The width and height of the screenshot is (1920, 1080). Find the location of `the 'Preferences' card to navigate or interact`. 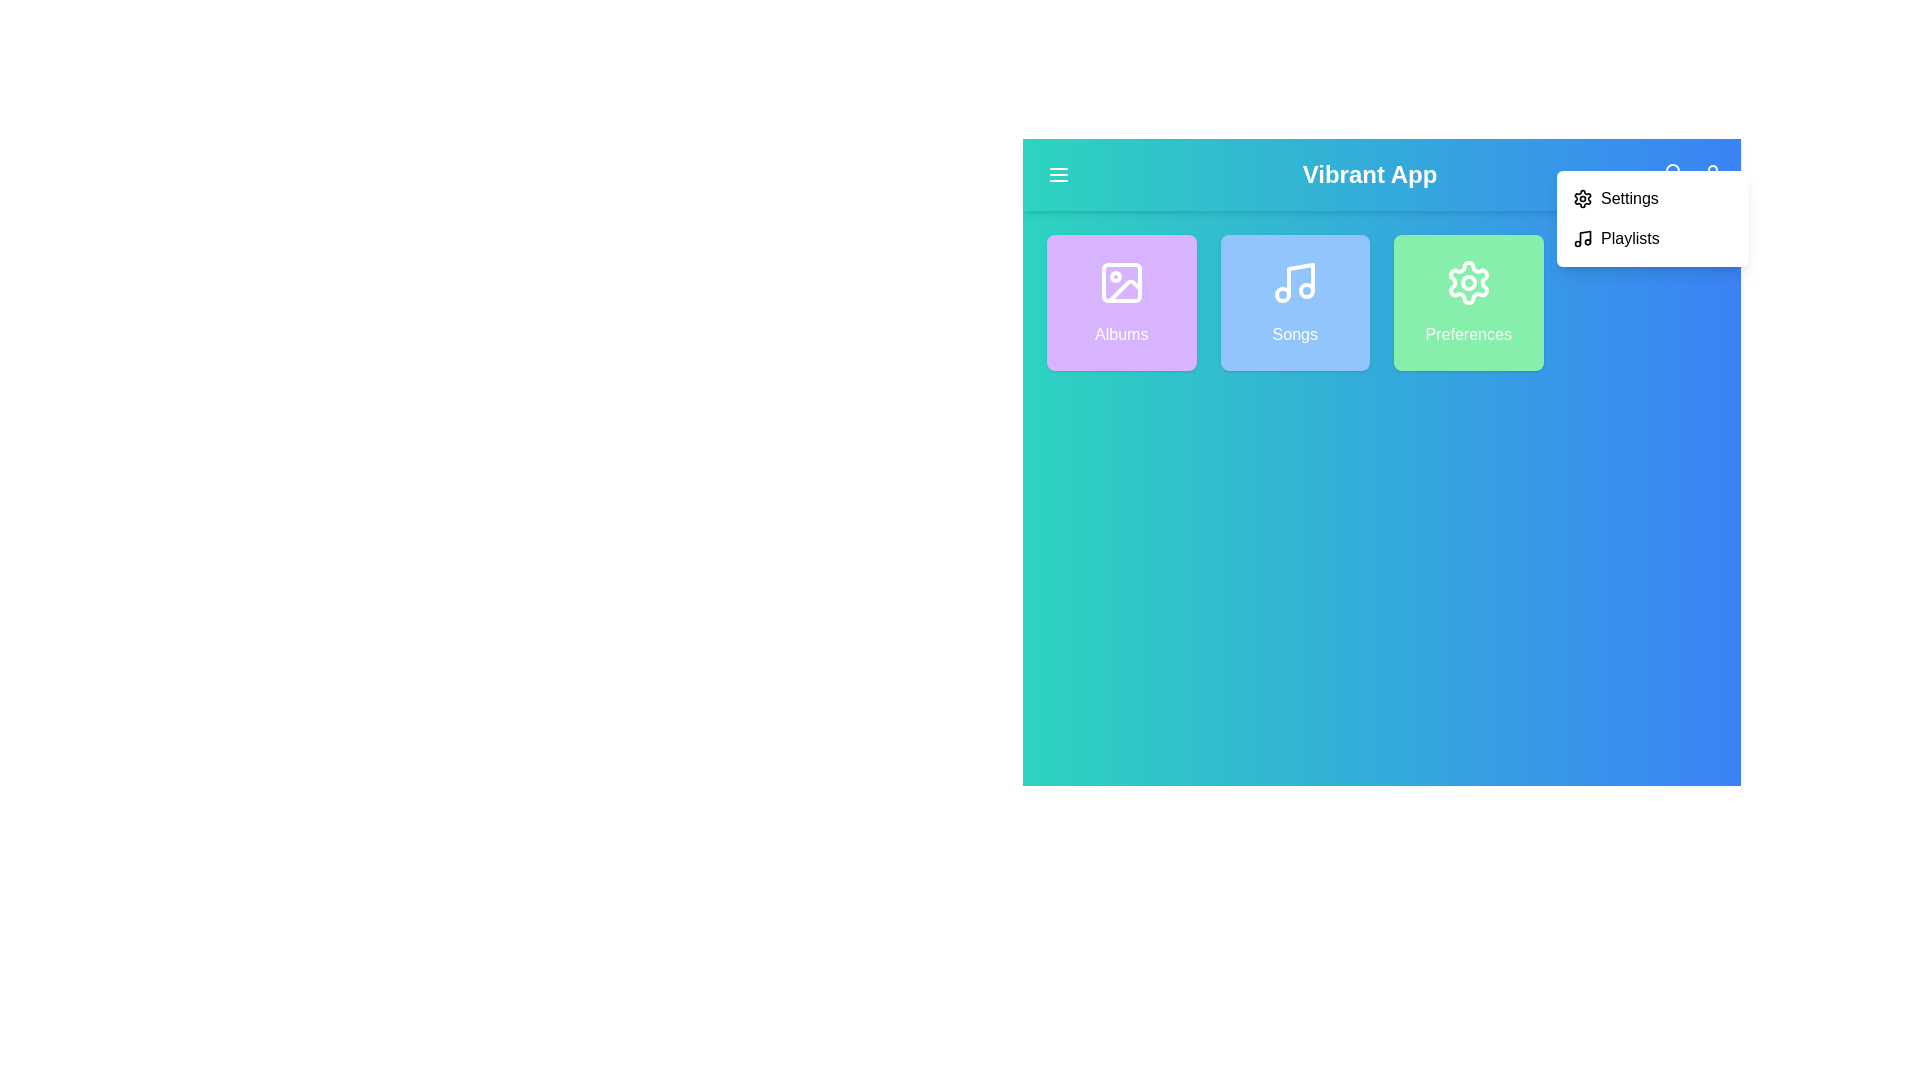

the 'Preferences' card to navigate or interact is located at coordinates (1468, 303).